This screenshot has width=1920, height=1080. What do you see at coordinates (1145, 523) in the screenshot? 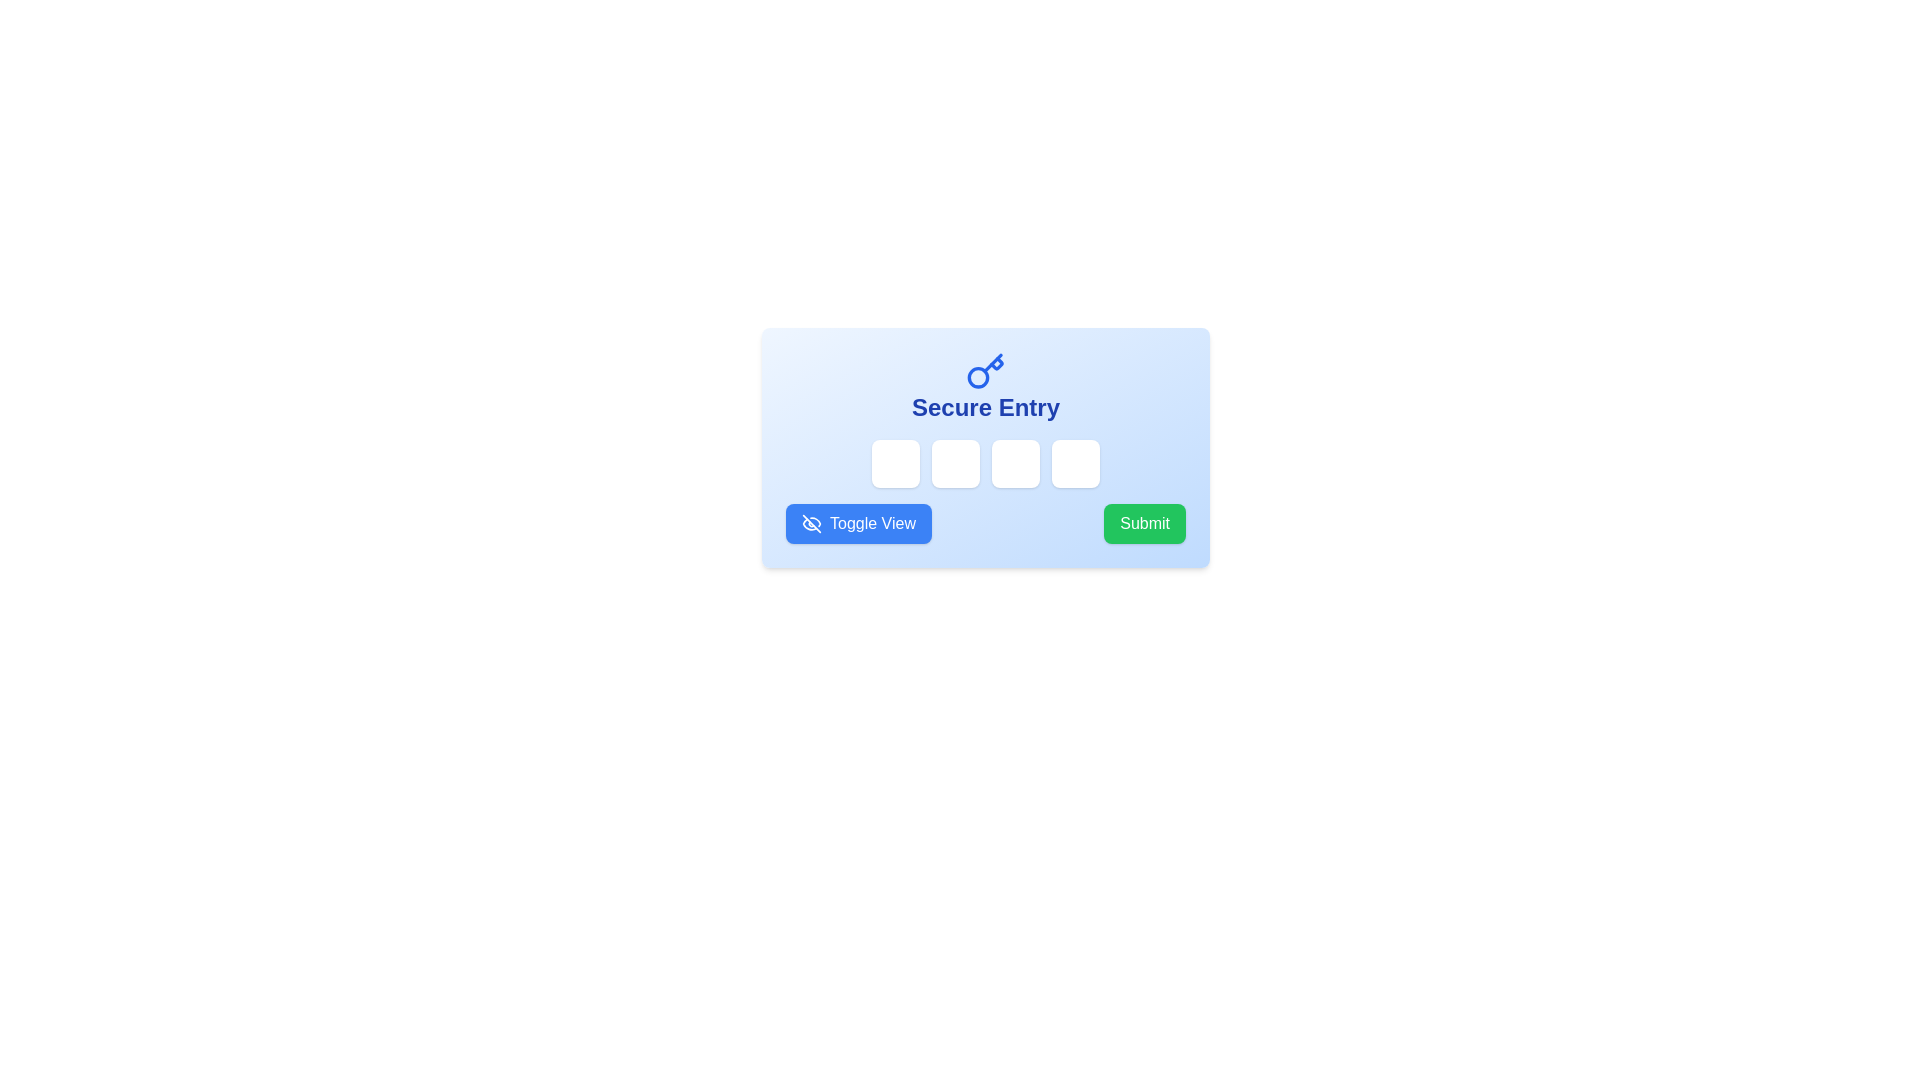
I see `the 'Submit' button located on the right side of the button group` at bounding box center [1145, 523].